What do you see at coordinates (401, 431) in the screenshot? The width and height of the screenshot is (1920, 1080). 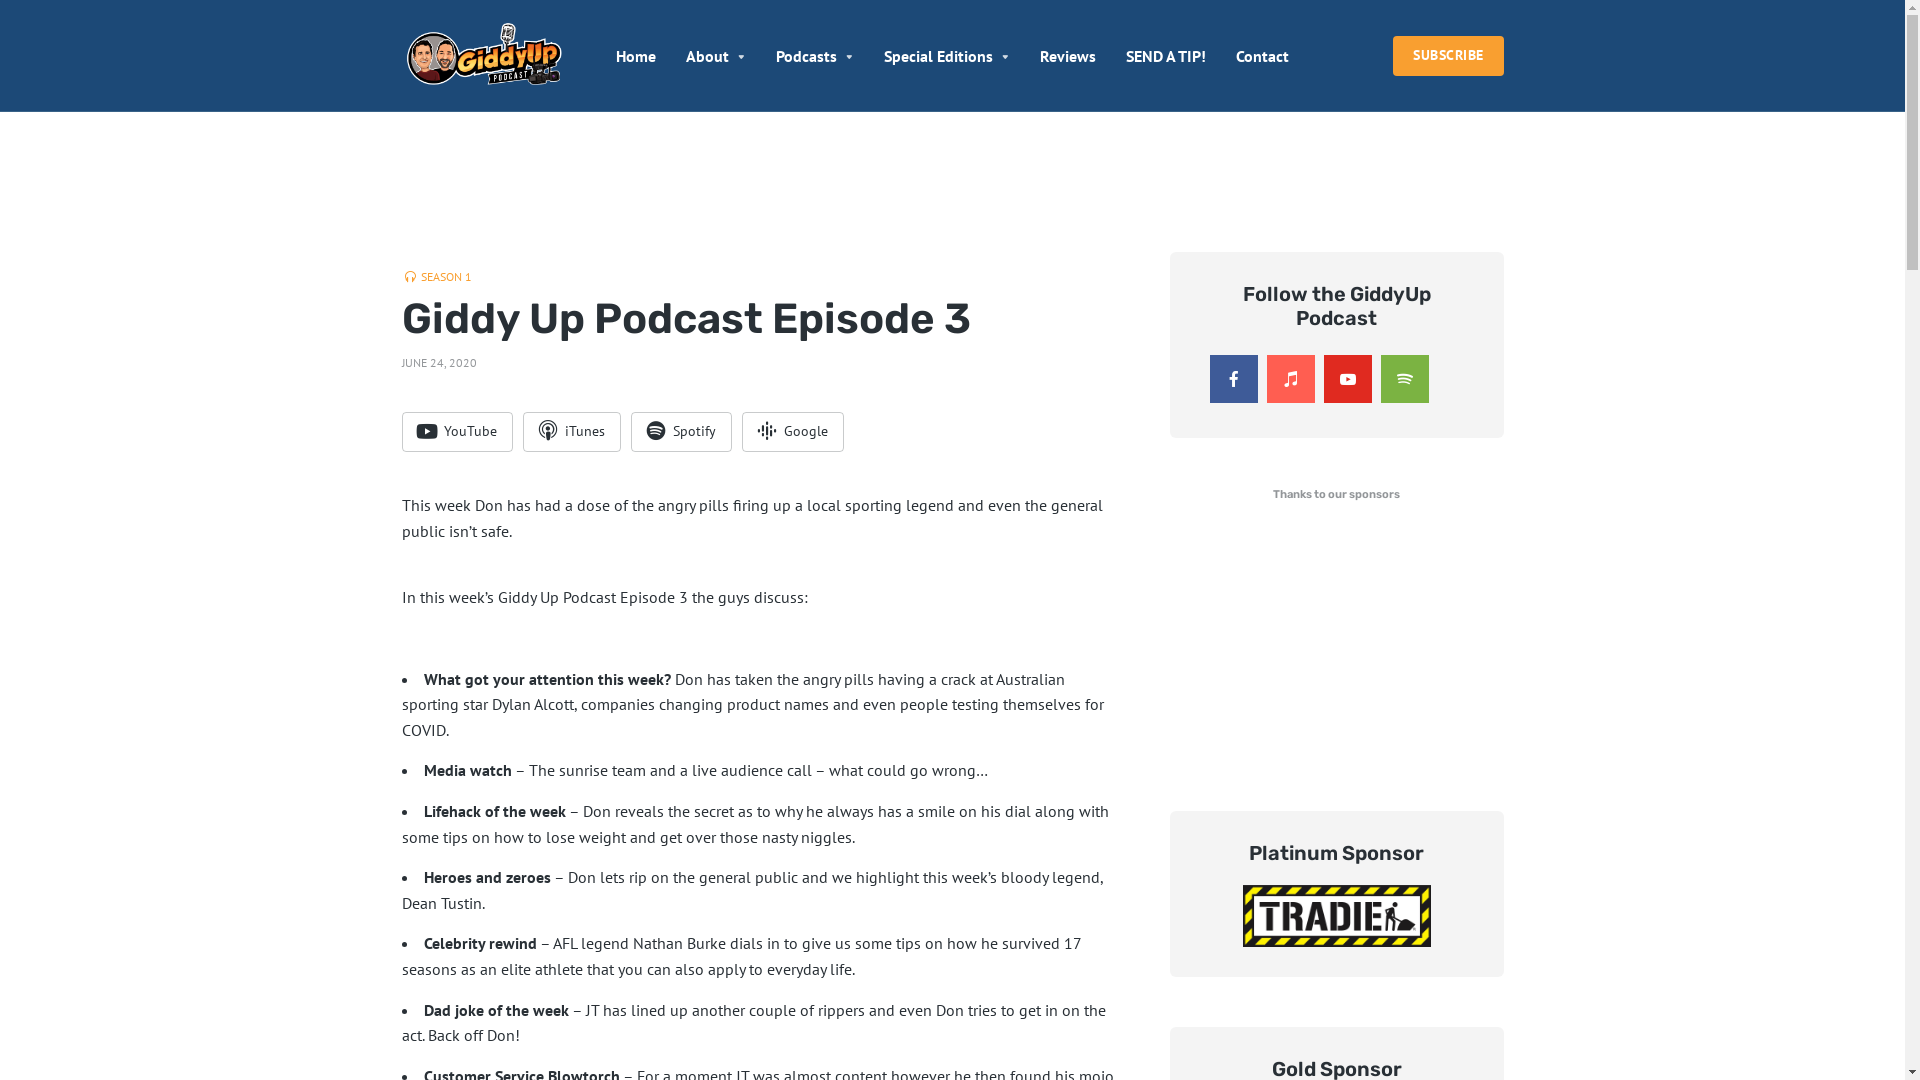 I see `'YouTube'` at bounding box center [401, 431].